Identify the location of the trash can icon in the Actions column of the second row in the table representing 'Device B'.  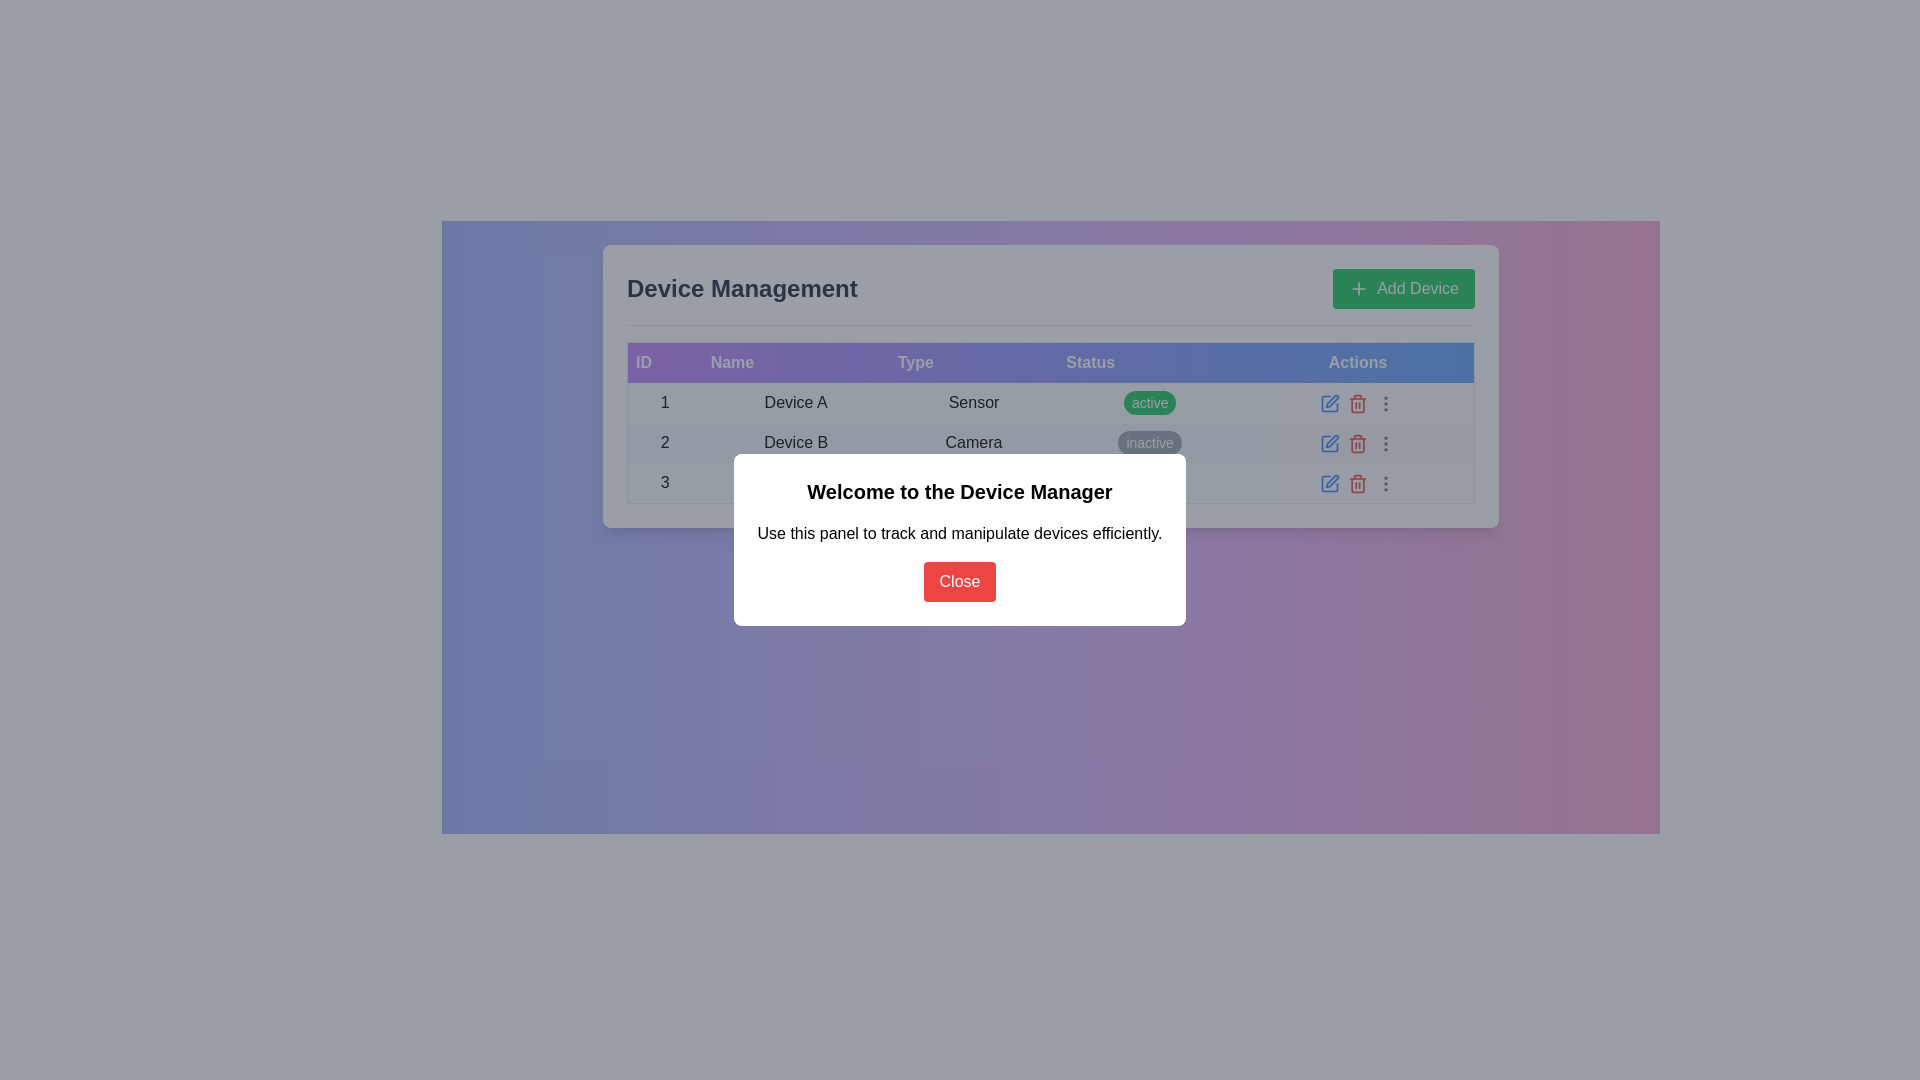
(1358, 442).